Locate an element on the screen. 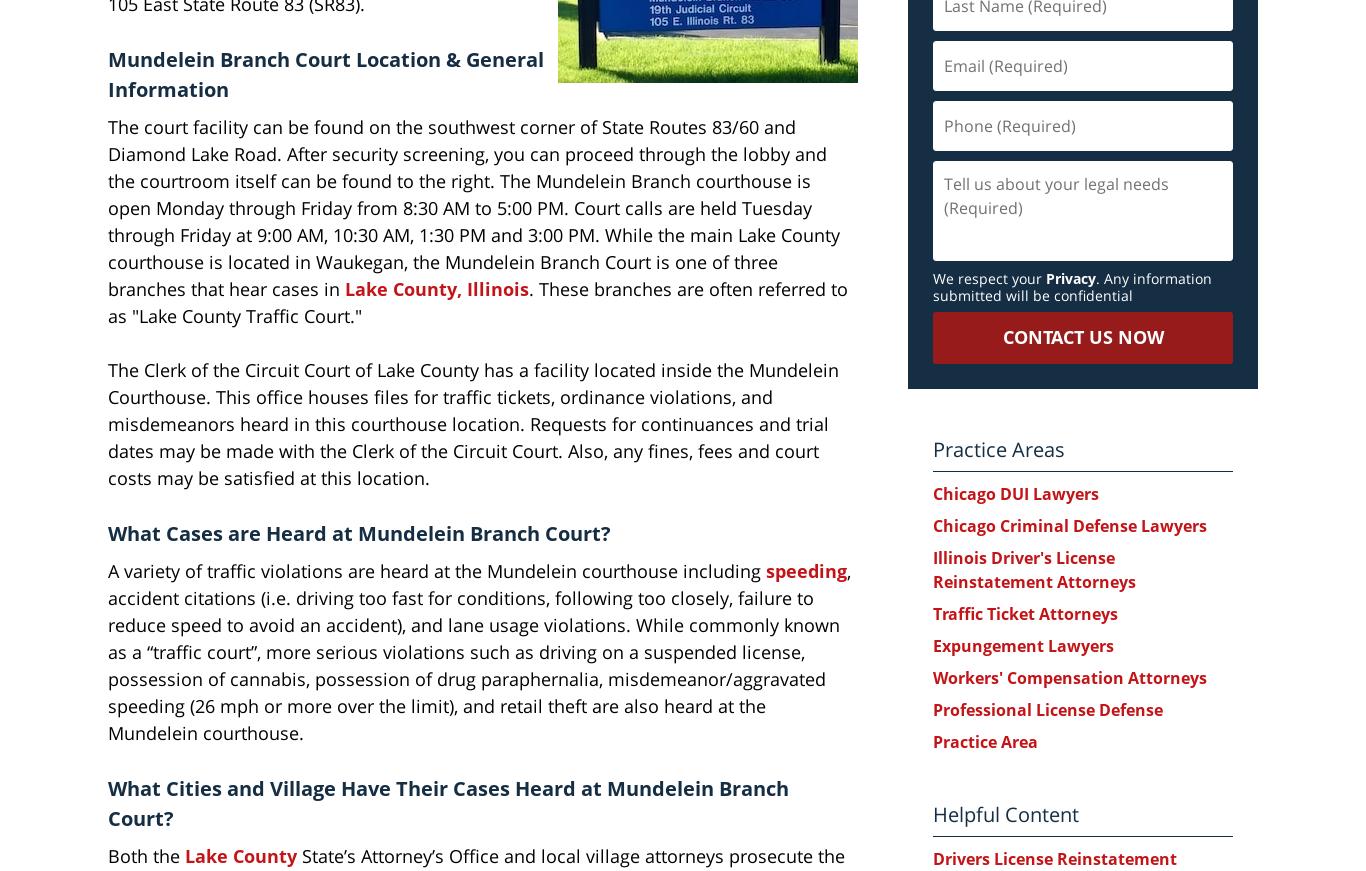 The image size is (1366, 871). 'Privacy' is located at coordinates (1069, 278).